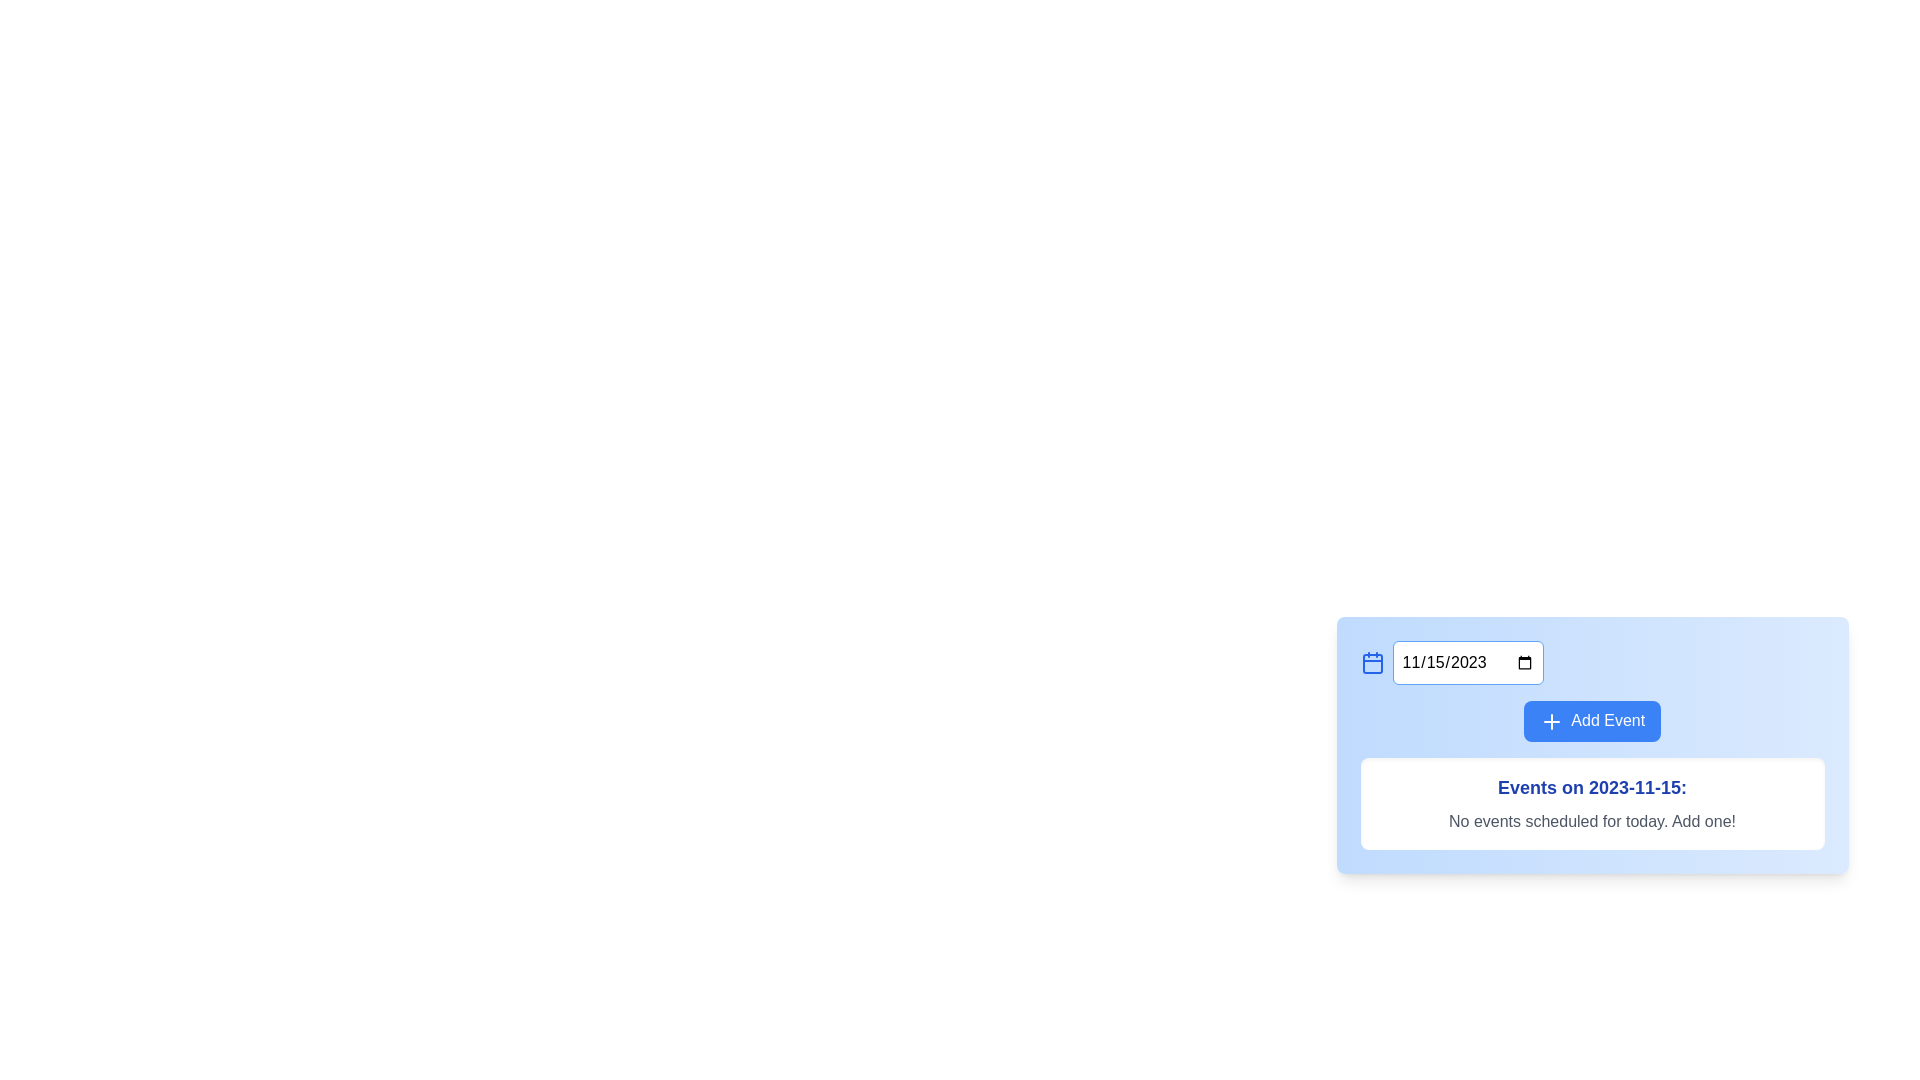  I want to click on the blue calendar icon with a square outline and rounded corners, located to the far left of the date input field and button, so click(1371, 663).